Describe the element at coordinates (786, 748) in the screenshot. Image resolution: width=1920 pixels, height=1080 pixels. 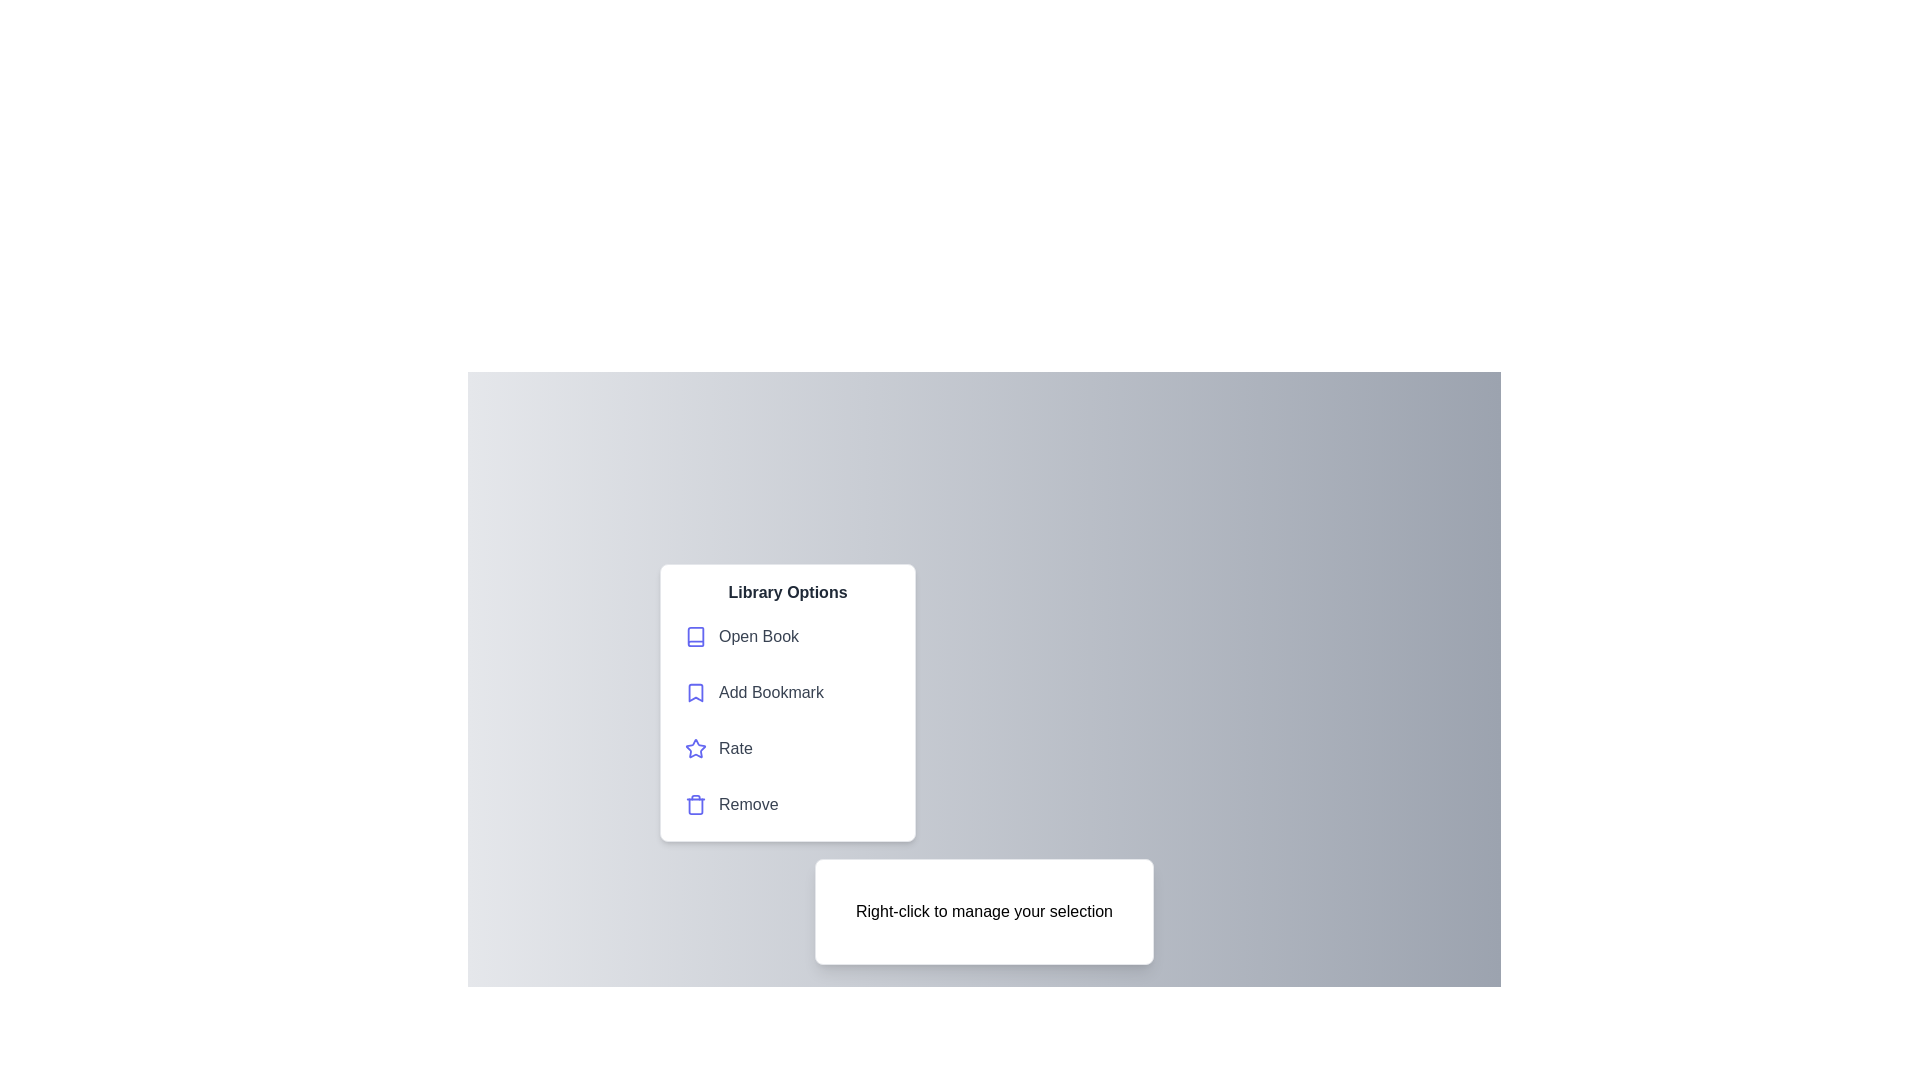
I see `the Rate from the context menu` at that location.